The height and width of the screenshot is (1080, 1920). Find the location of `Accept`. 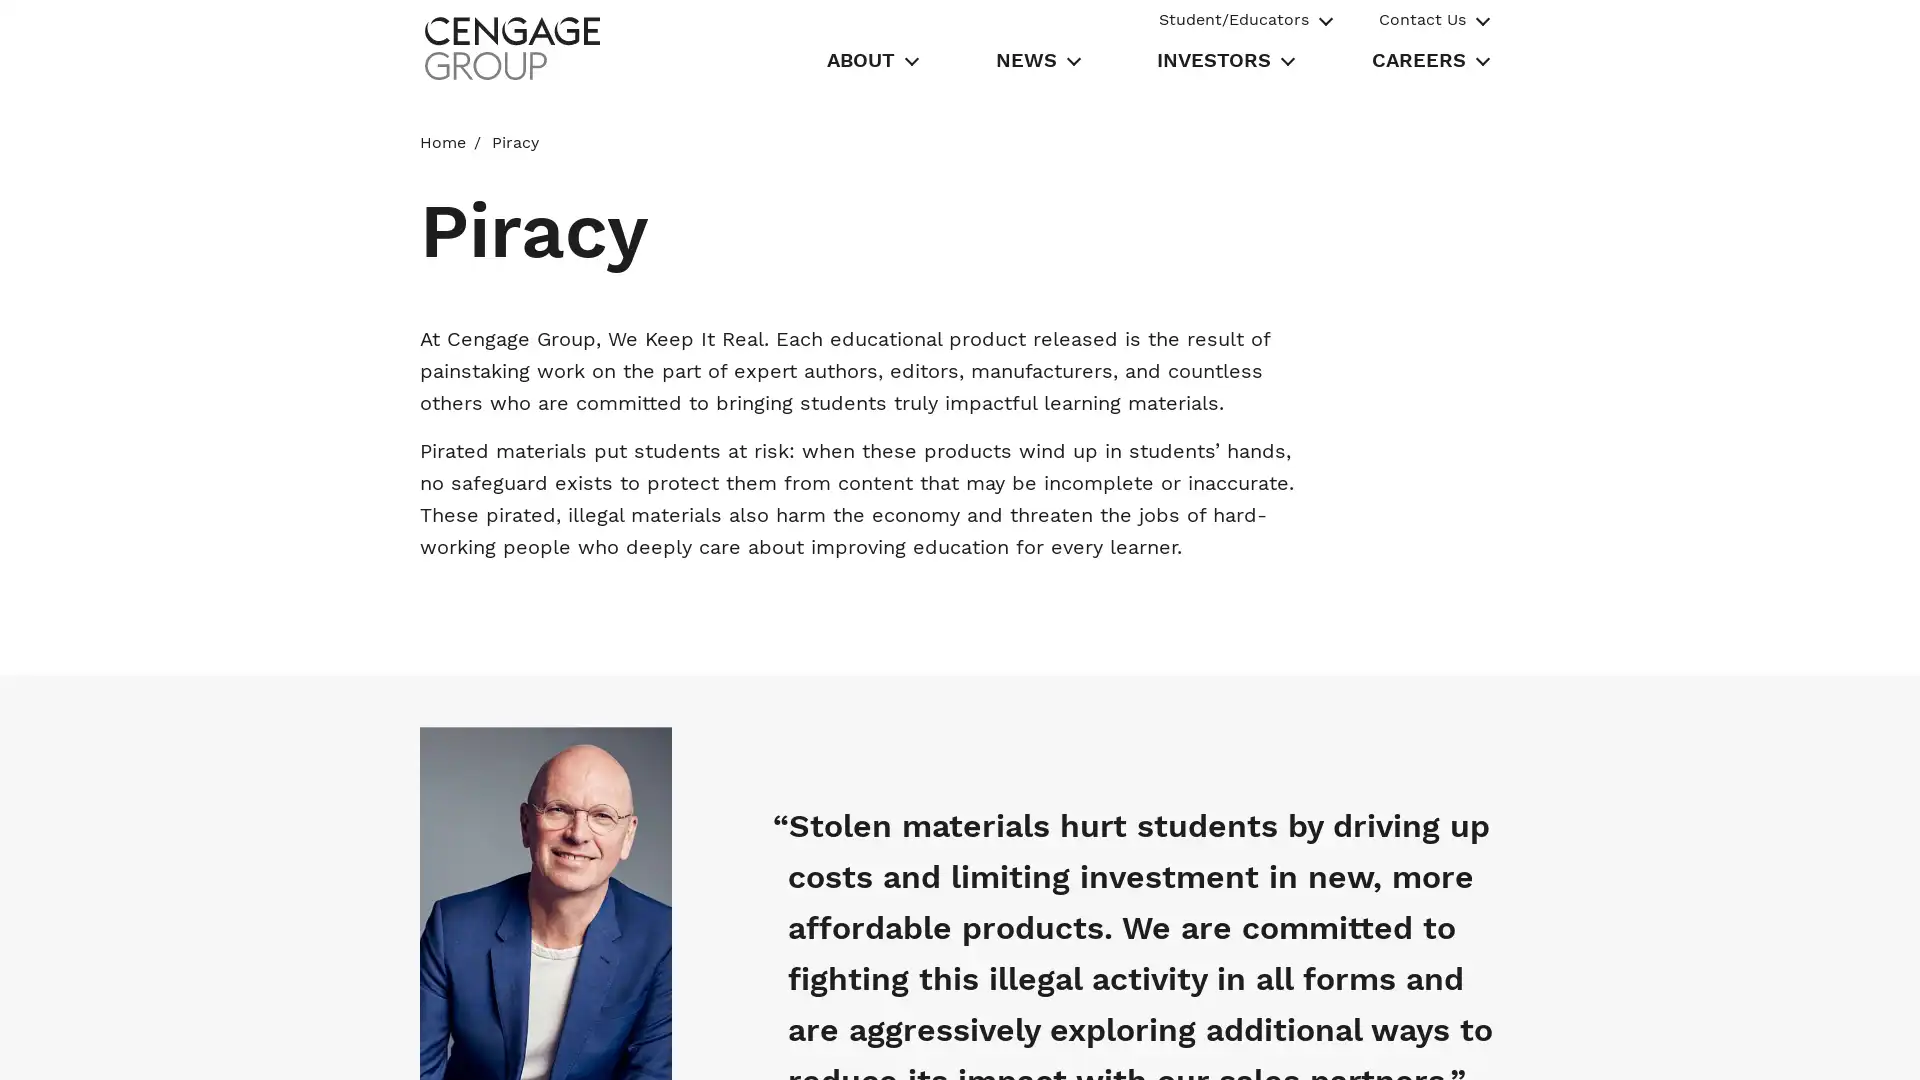

Accept is located at coordinates (1541, 1041).